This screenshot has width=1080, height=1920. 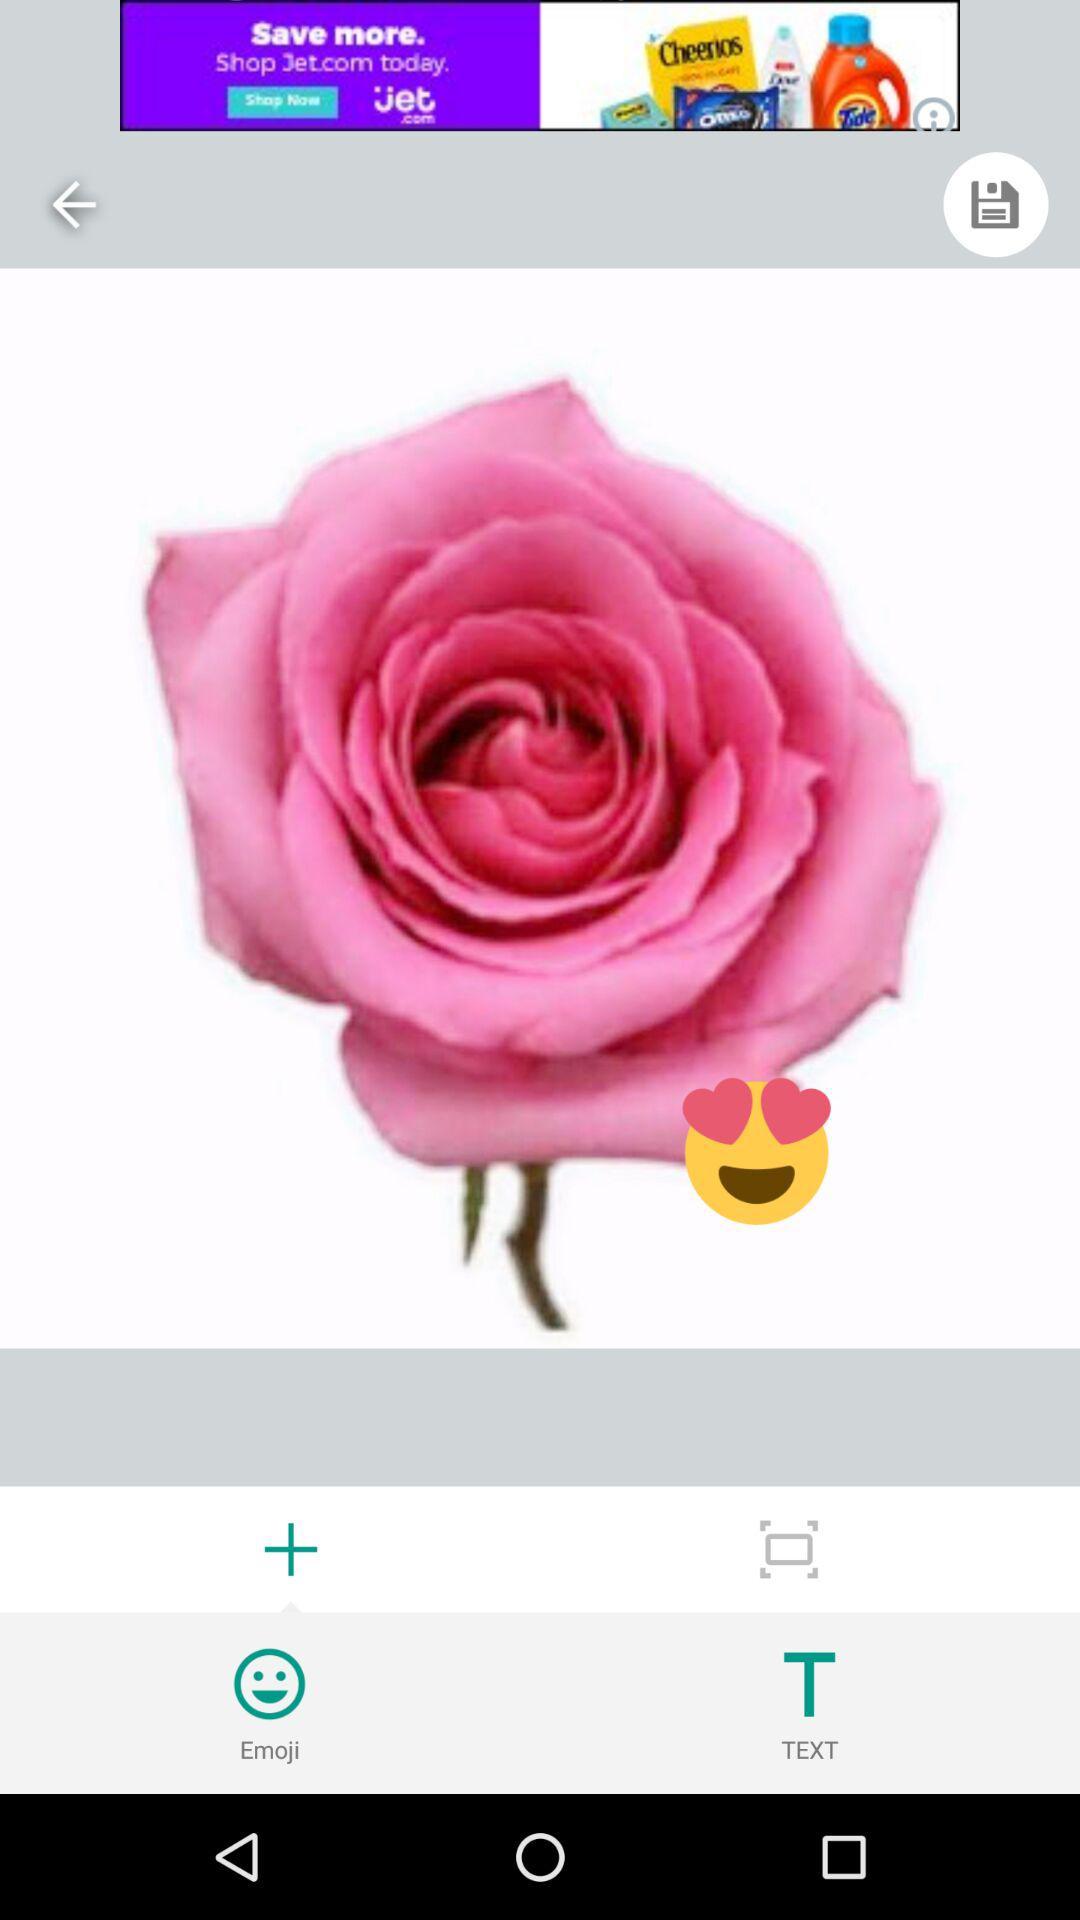 What do you see at coordinates (72, 204) in the screenshot?
I see `the arrow_backward icon` at bounding box center [72, 204].